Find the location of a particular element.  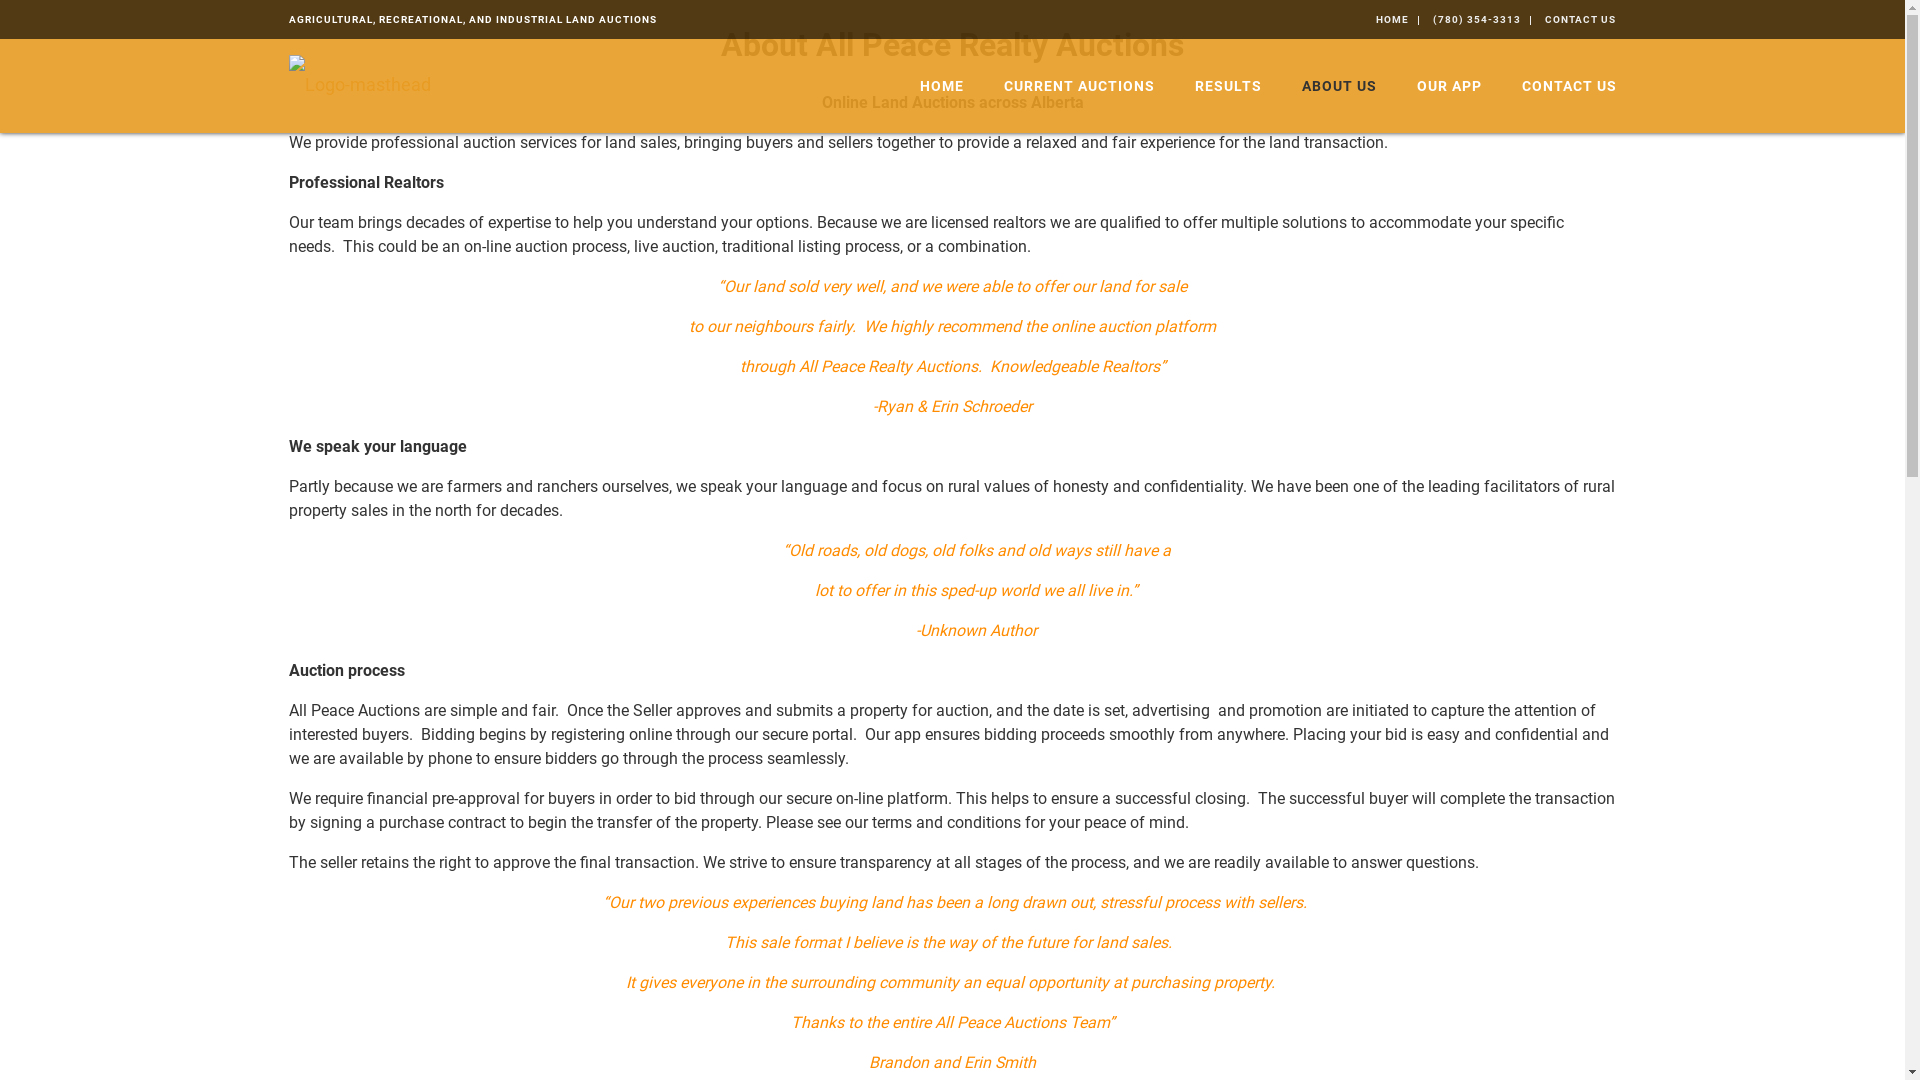

'HOME' is located at coordinates (940, 84).